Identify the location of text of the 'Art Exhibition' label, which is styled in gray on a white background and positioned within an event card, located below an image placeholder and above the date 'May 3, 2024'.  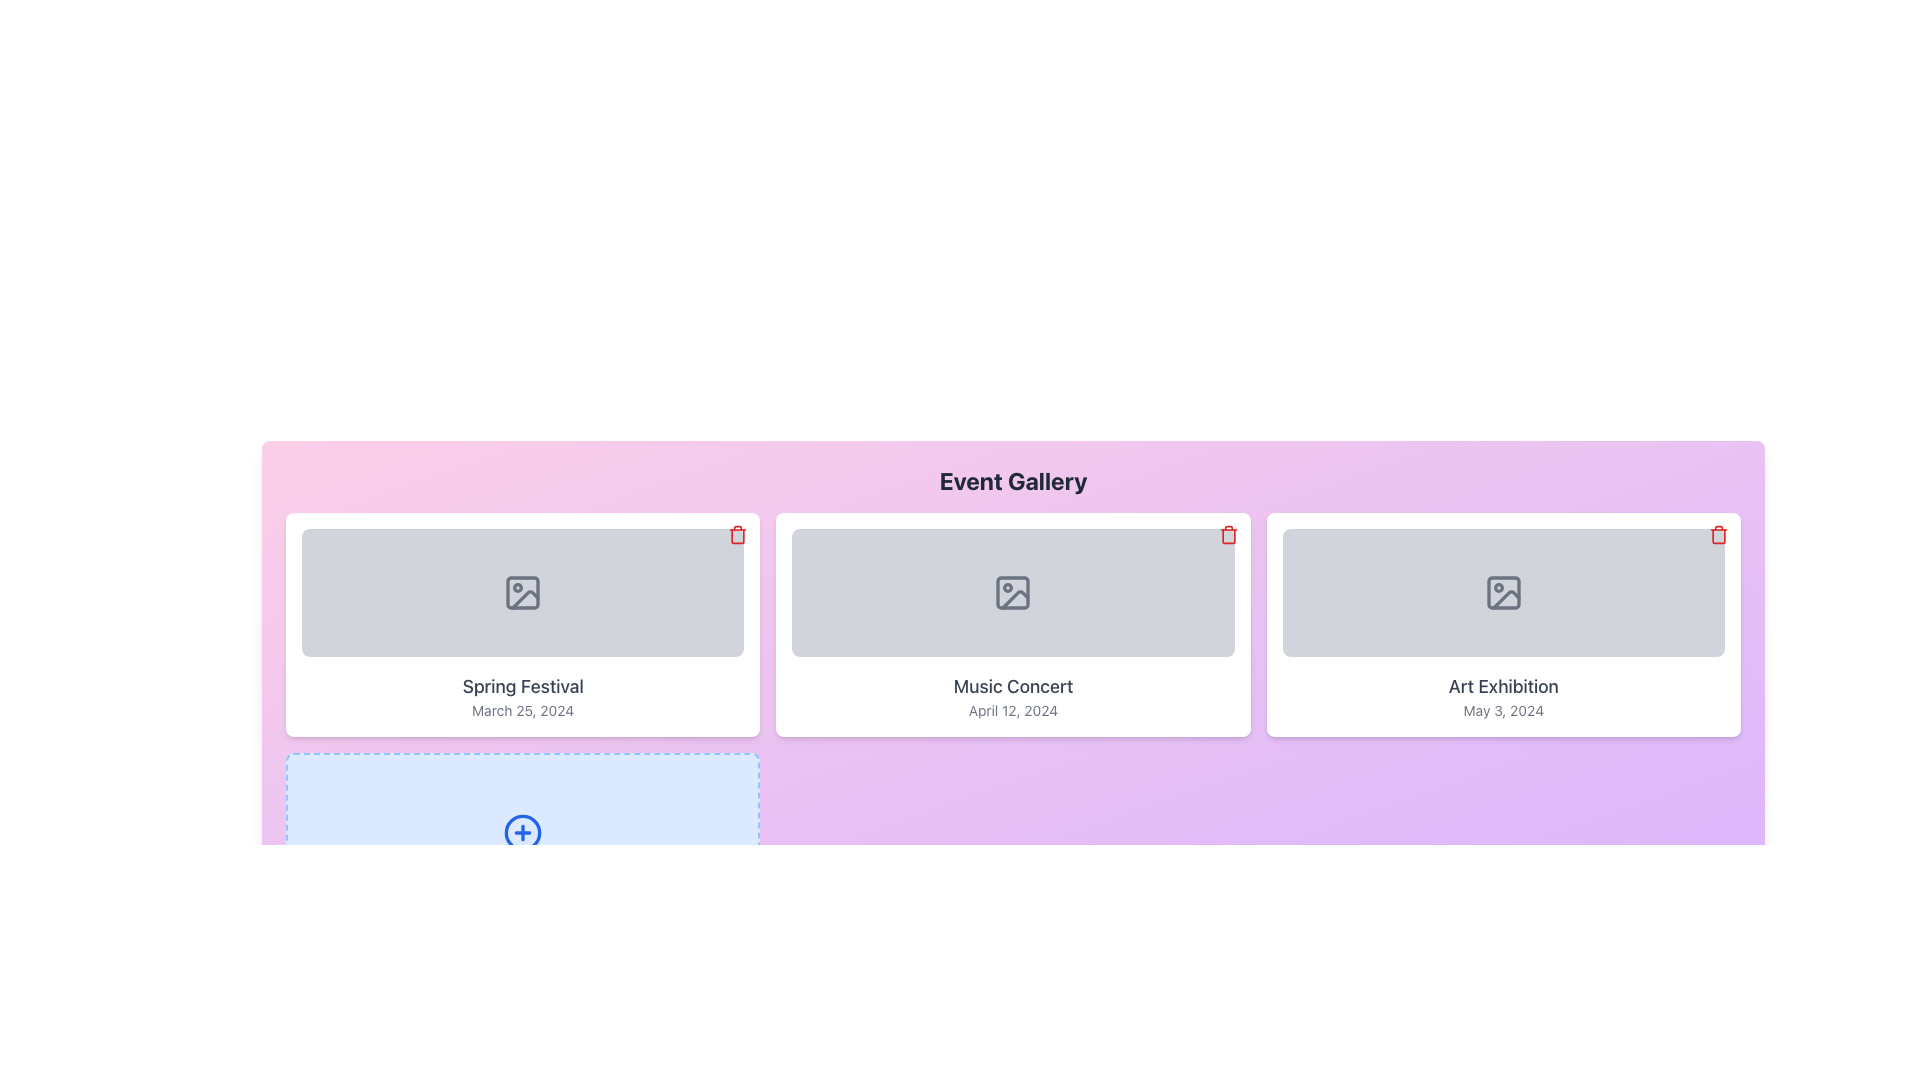
(1503, 685).